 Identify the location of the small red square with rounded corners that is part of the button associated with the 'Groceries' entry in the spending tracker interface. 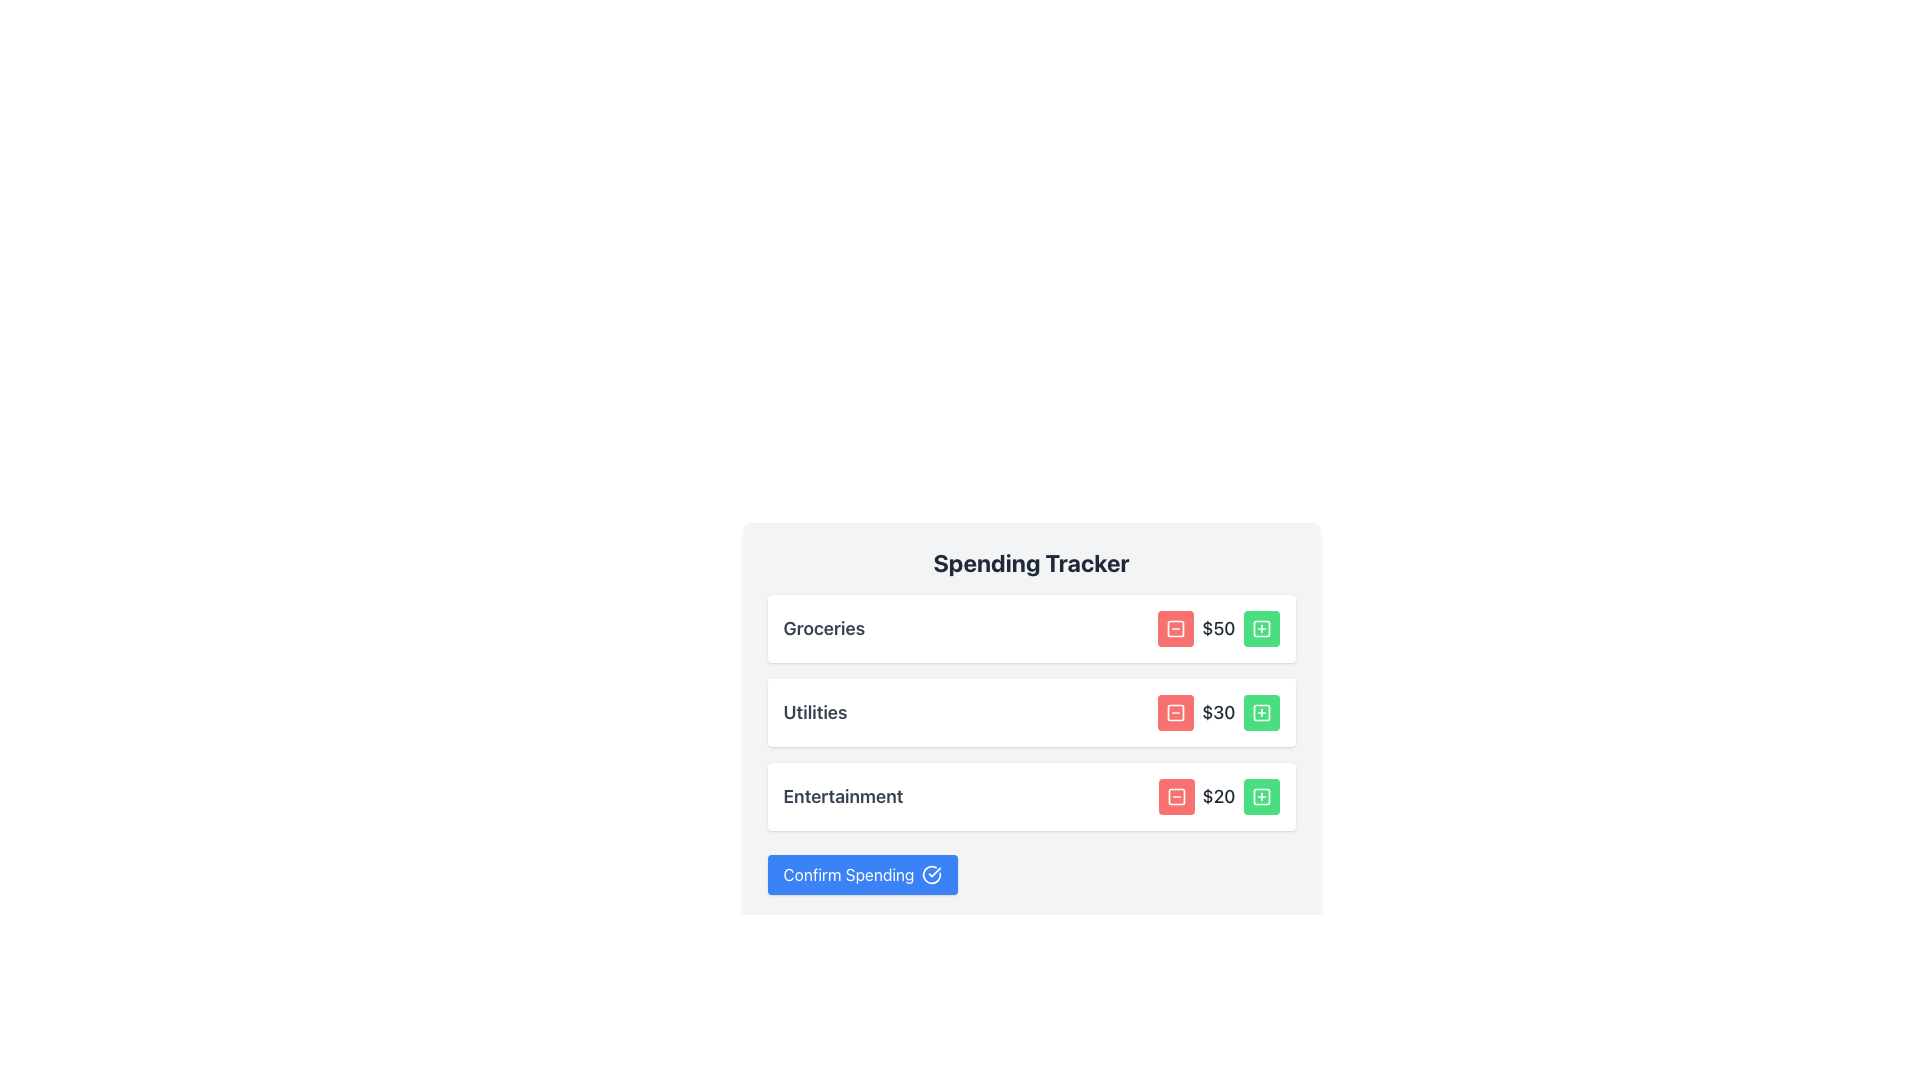
(1176, 627).